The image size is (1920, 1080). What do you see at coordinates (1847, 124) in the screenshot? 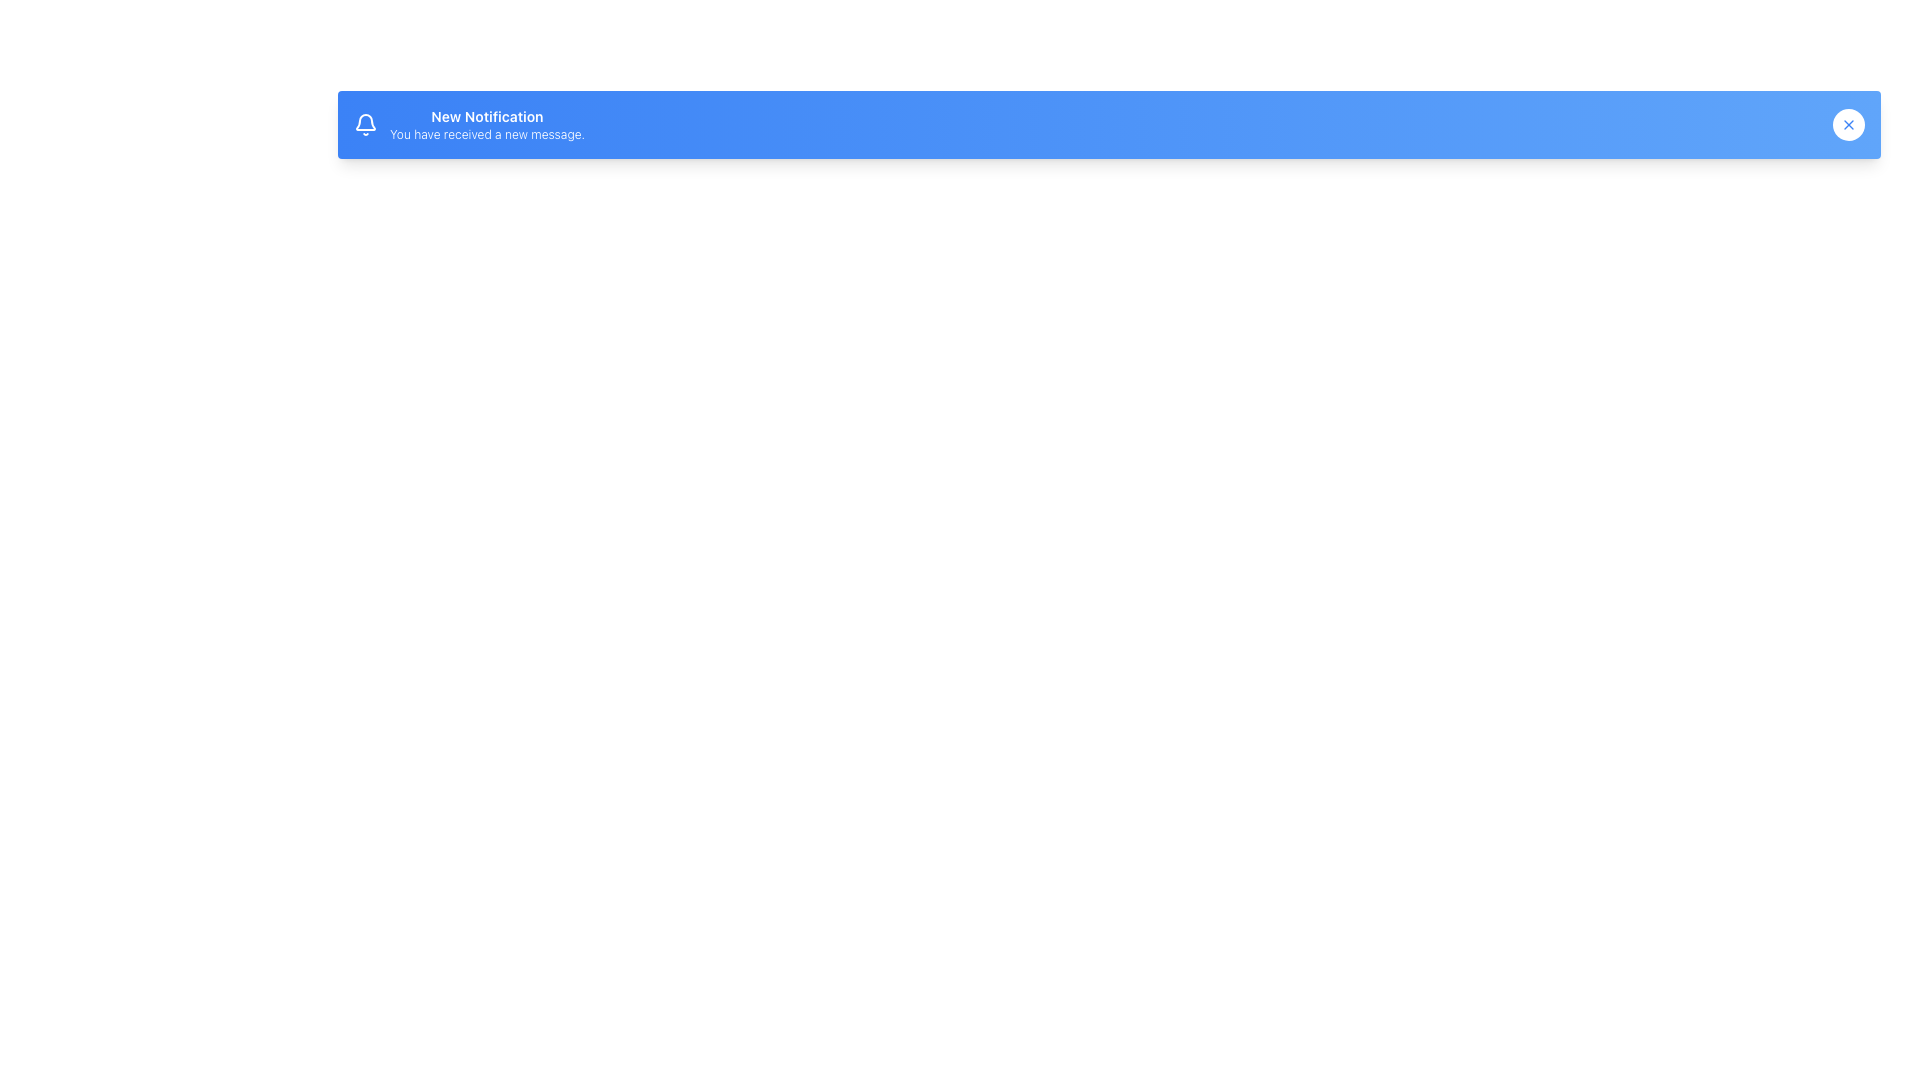
I see `the small, white, circular button with a blue border and a blue 'X' icon located at the far right of the horizontal notification bar` at bounding box center [1847, 124].